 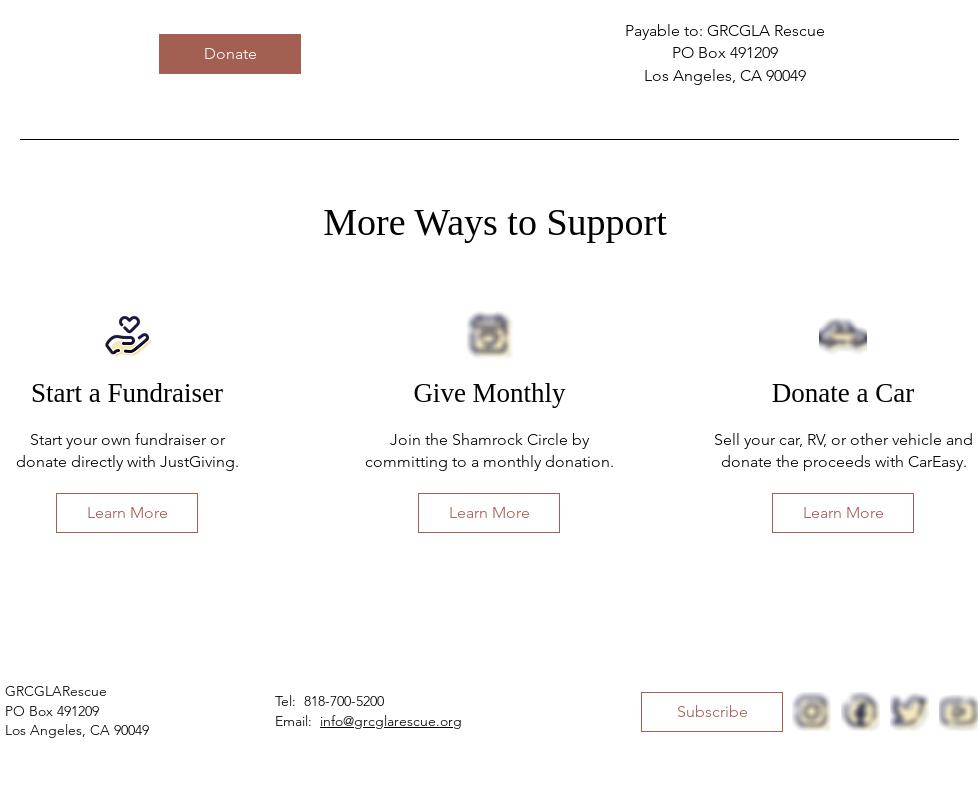 What do you see at coordinates (489, 393) in the screenshot?
I see `'Give Monthly'` at bounding box center [489, 393].